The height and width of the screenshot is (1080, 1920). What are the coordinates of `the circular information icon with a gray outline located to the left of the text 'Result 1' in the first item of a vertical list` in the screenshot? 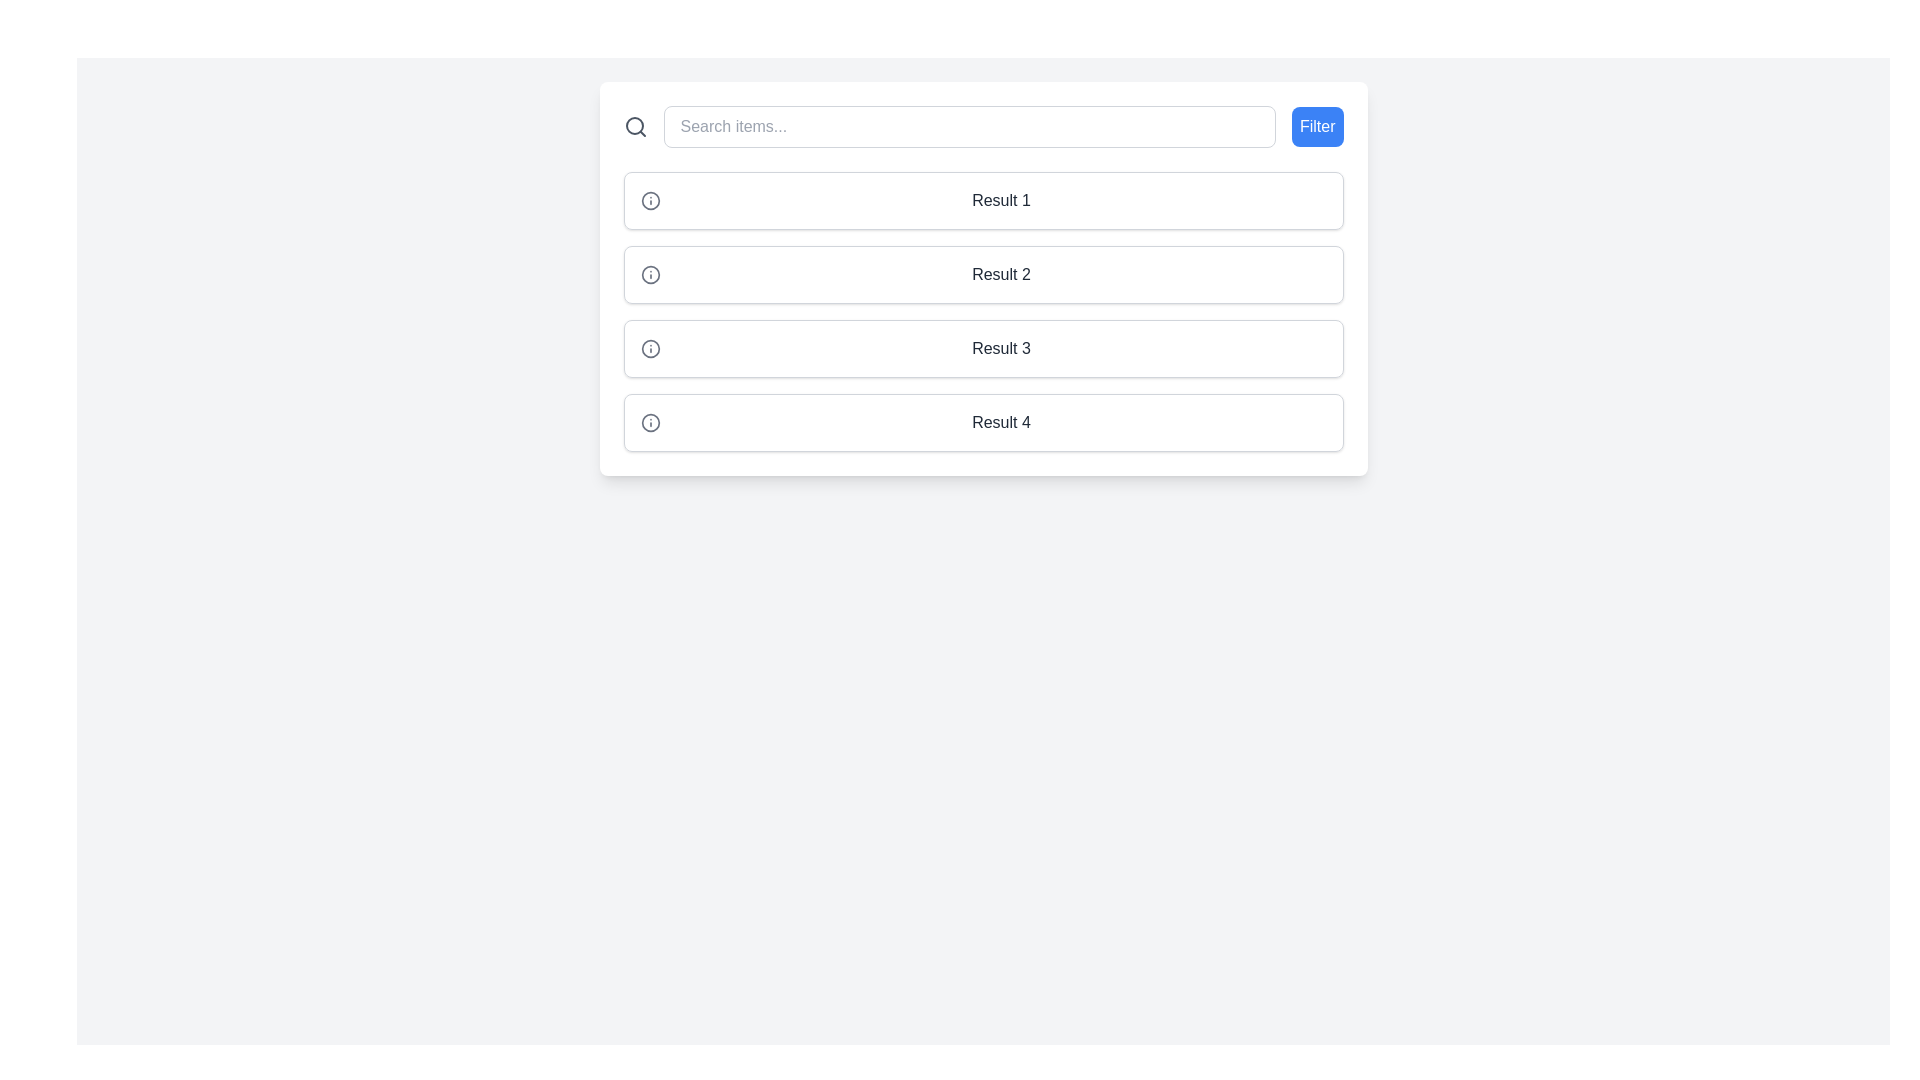 It's located at (650, 200).